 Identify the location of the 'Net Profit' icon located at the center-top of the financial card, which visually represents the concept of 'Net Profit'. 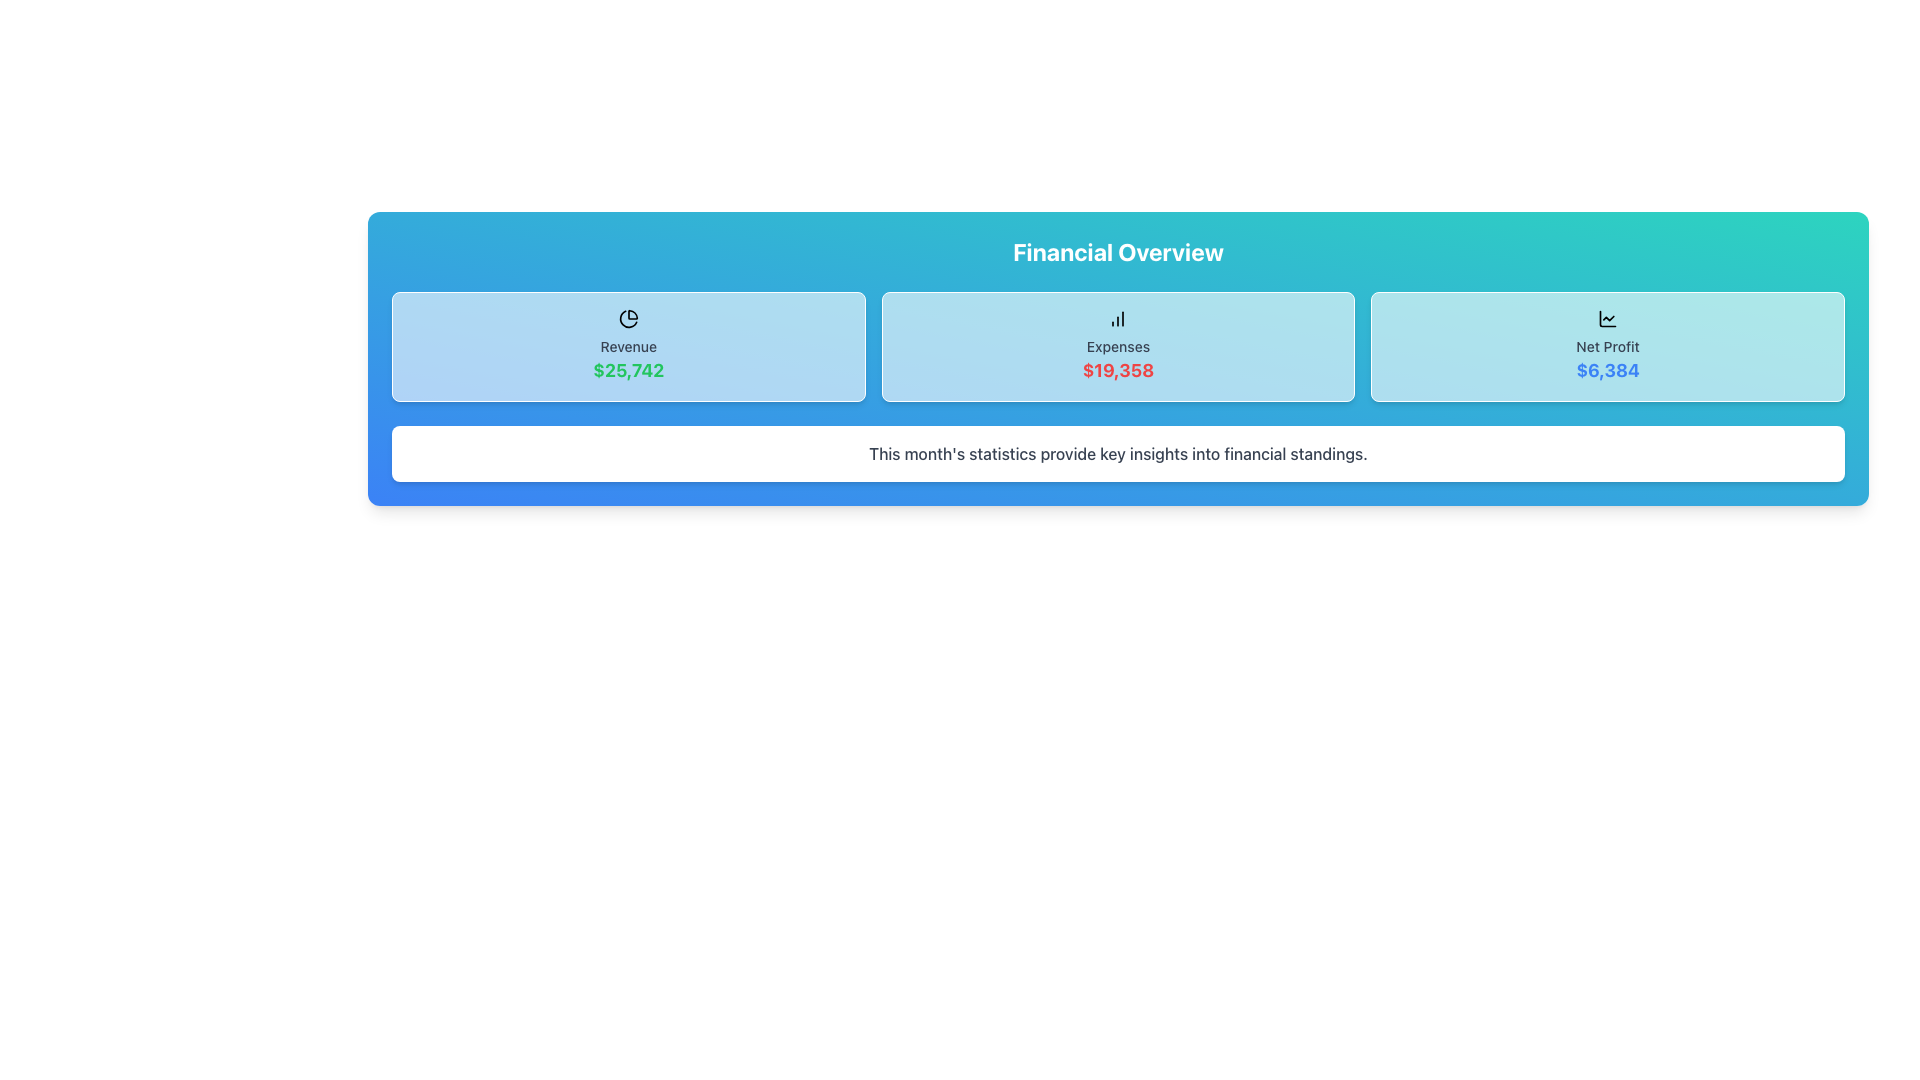
(1608, 318).